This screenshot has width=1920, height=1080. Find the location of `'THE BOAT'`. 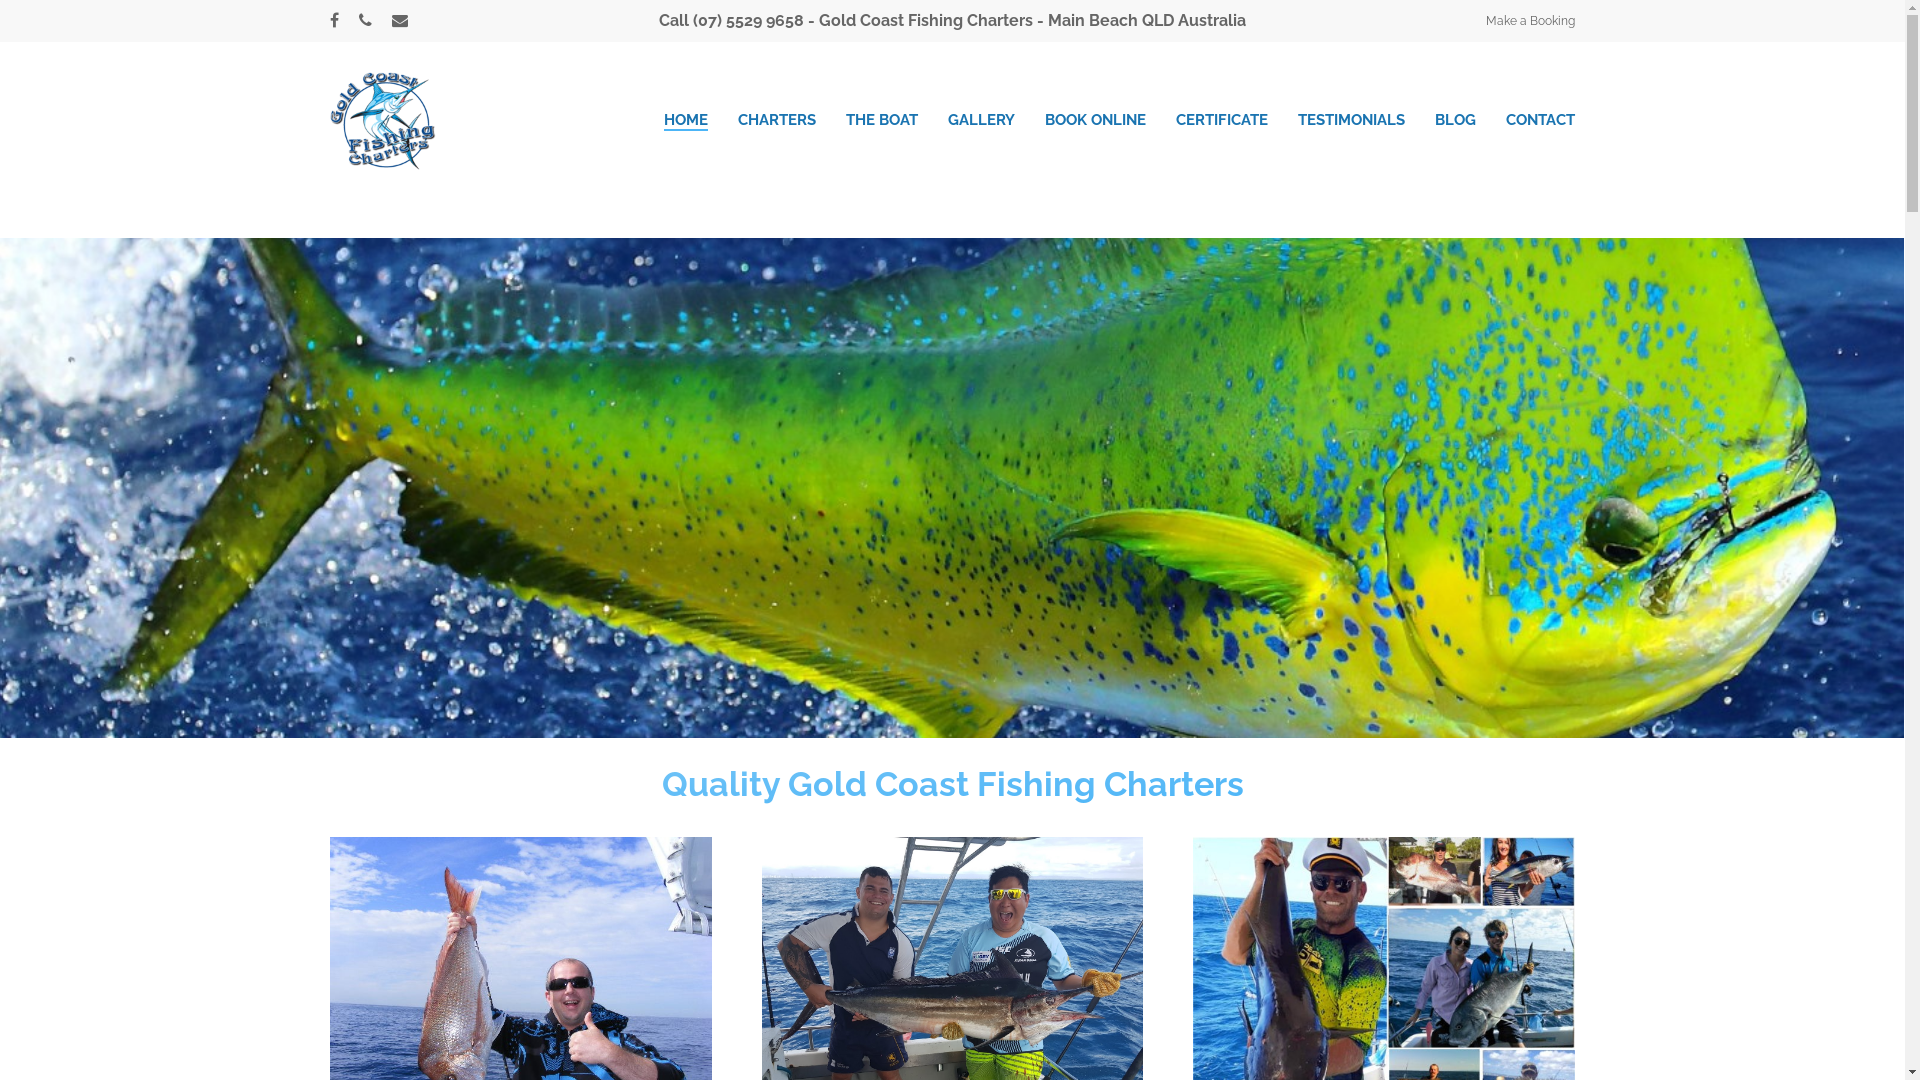

'THE BOAT' is located at coordinates (881, 119).